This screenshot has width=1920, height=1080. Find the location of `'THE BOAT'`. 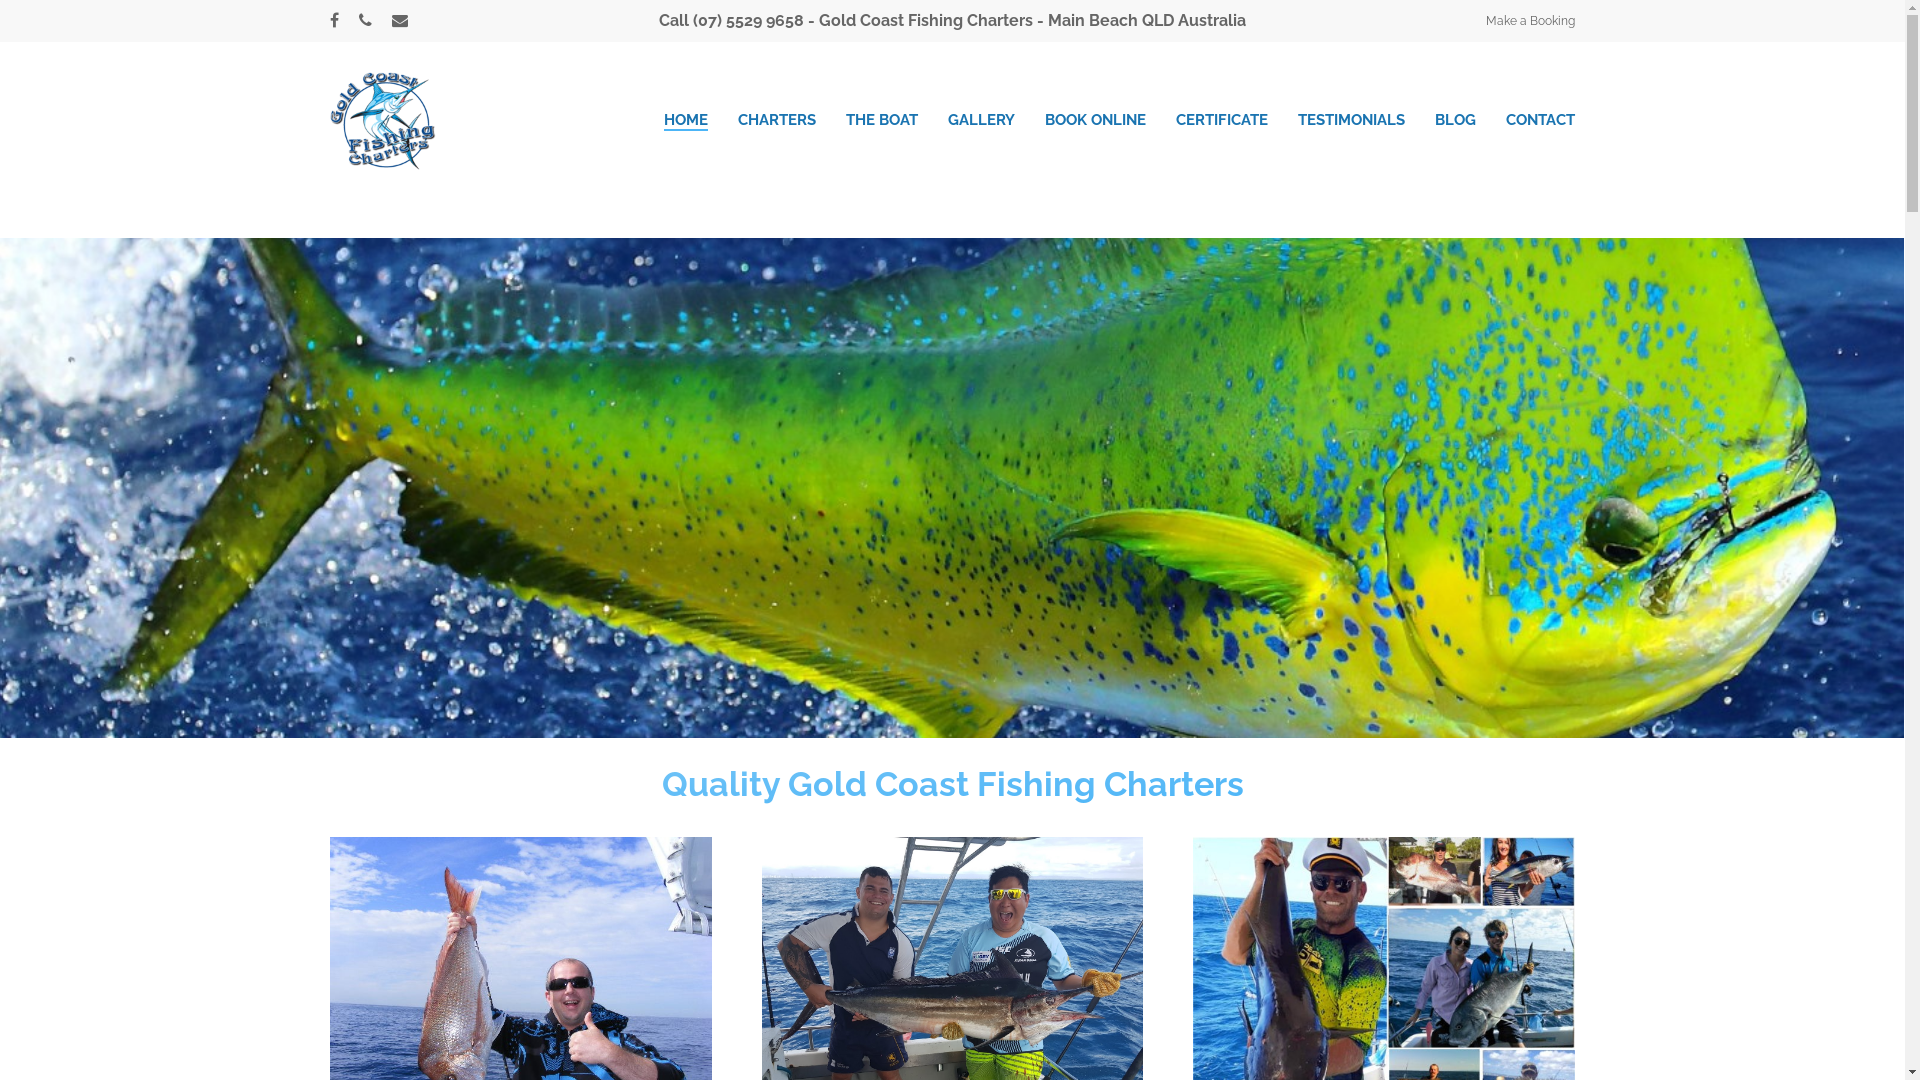

'THE BOAT' is located at coordinates (881, 119).